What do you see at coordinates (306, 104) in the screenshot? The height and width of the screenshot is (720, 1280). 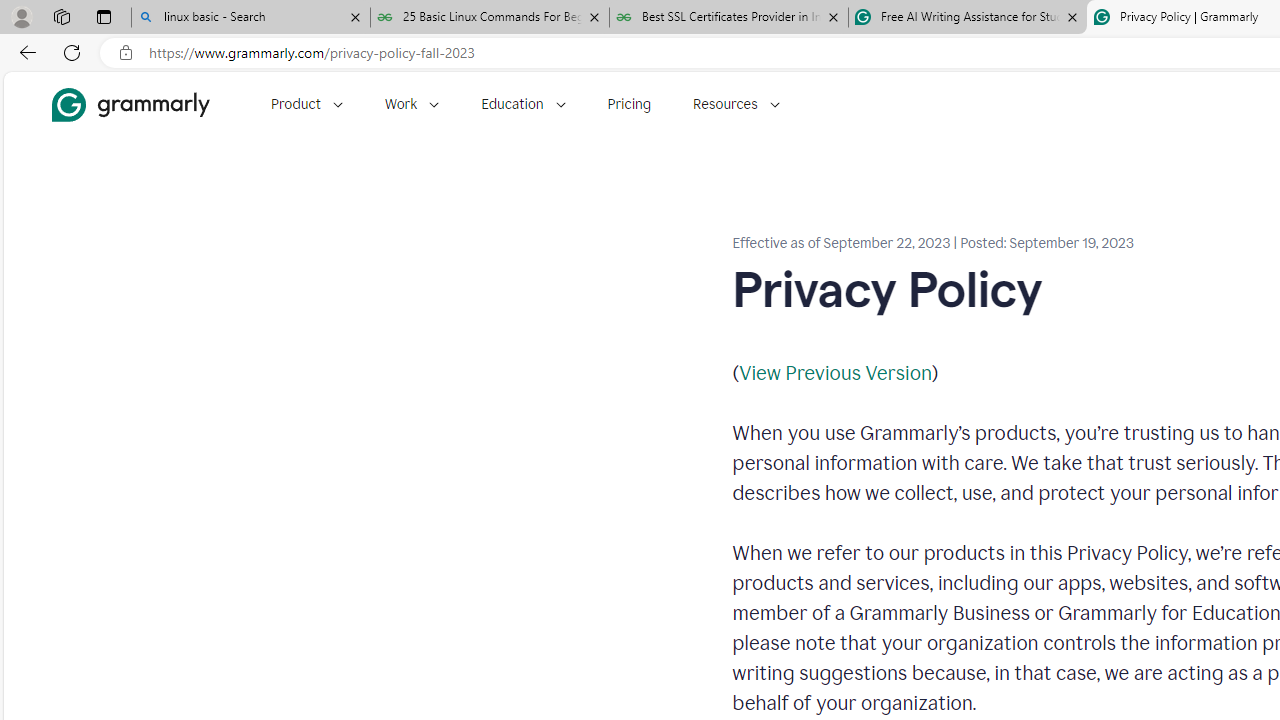 I see `'Product'` at bounding box center [306, 104].